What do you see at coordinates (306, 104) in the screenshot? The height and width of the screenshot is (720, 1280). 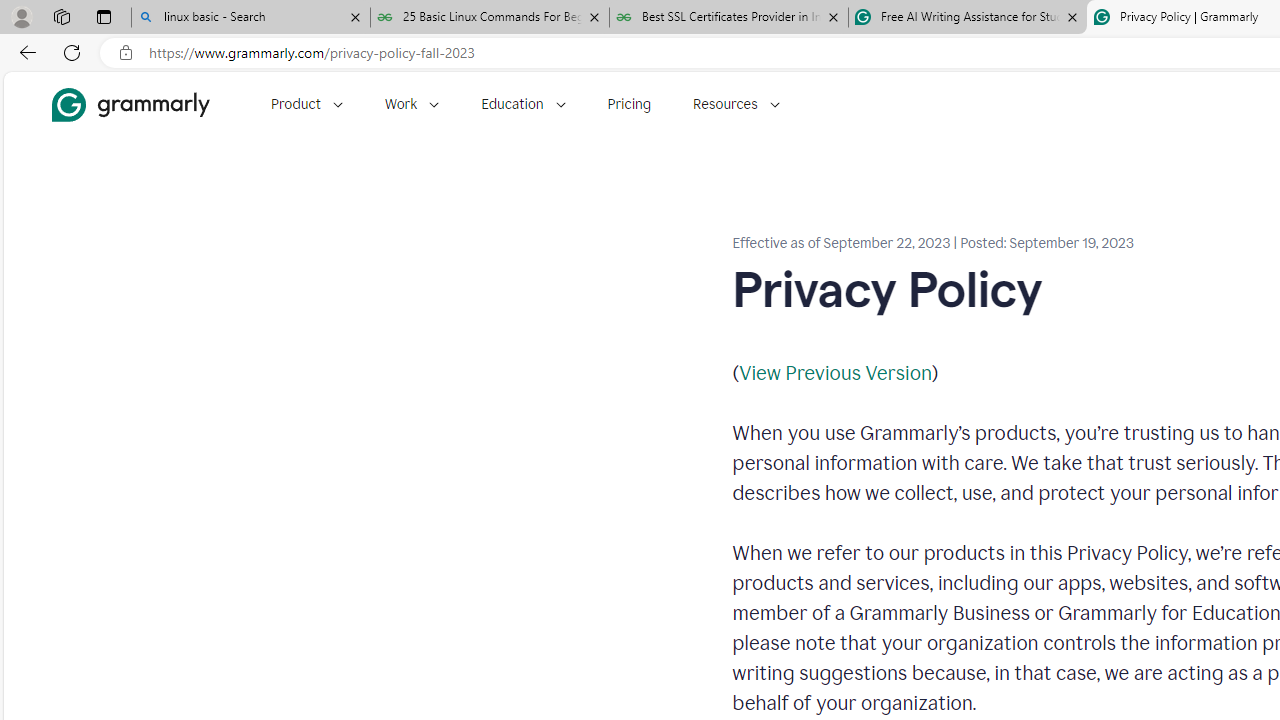 I see `'Product'` at bounding box center [306, 104].